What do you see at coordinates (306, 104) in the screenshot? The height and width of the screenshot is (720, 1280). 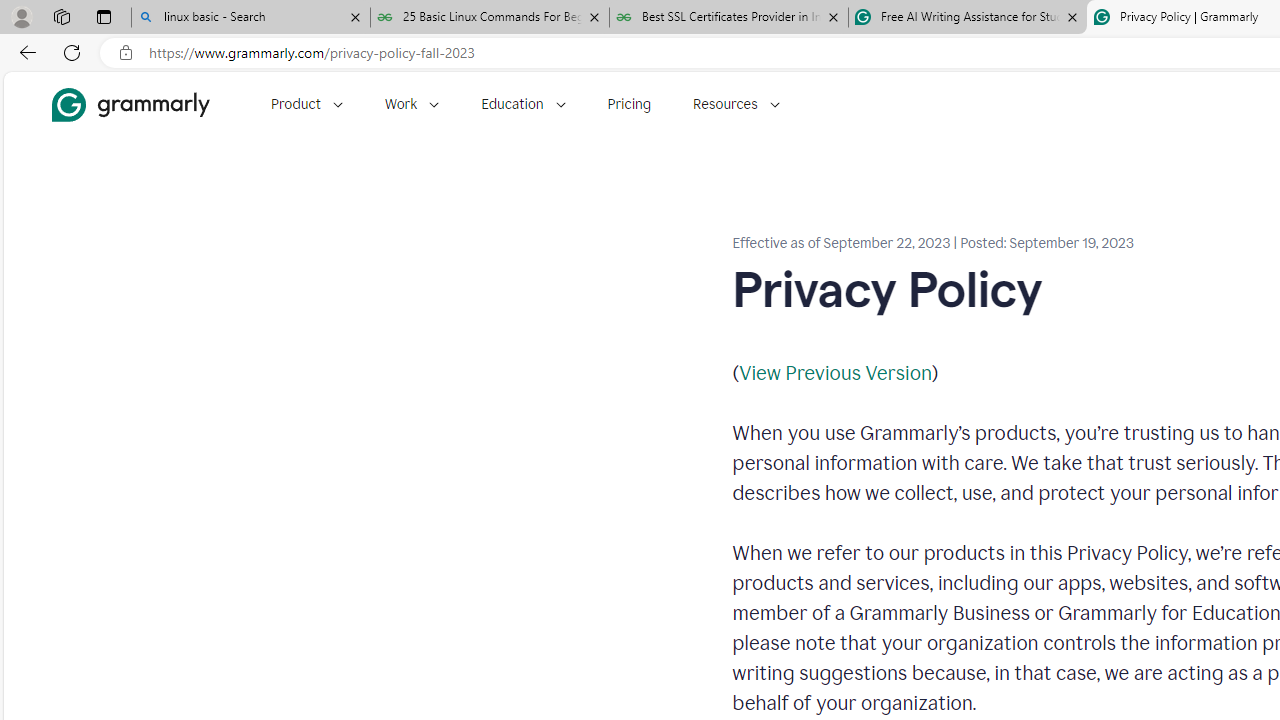 I see `'Product'` at bounding box center [306, 104].